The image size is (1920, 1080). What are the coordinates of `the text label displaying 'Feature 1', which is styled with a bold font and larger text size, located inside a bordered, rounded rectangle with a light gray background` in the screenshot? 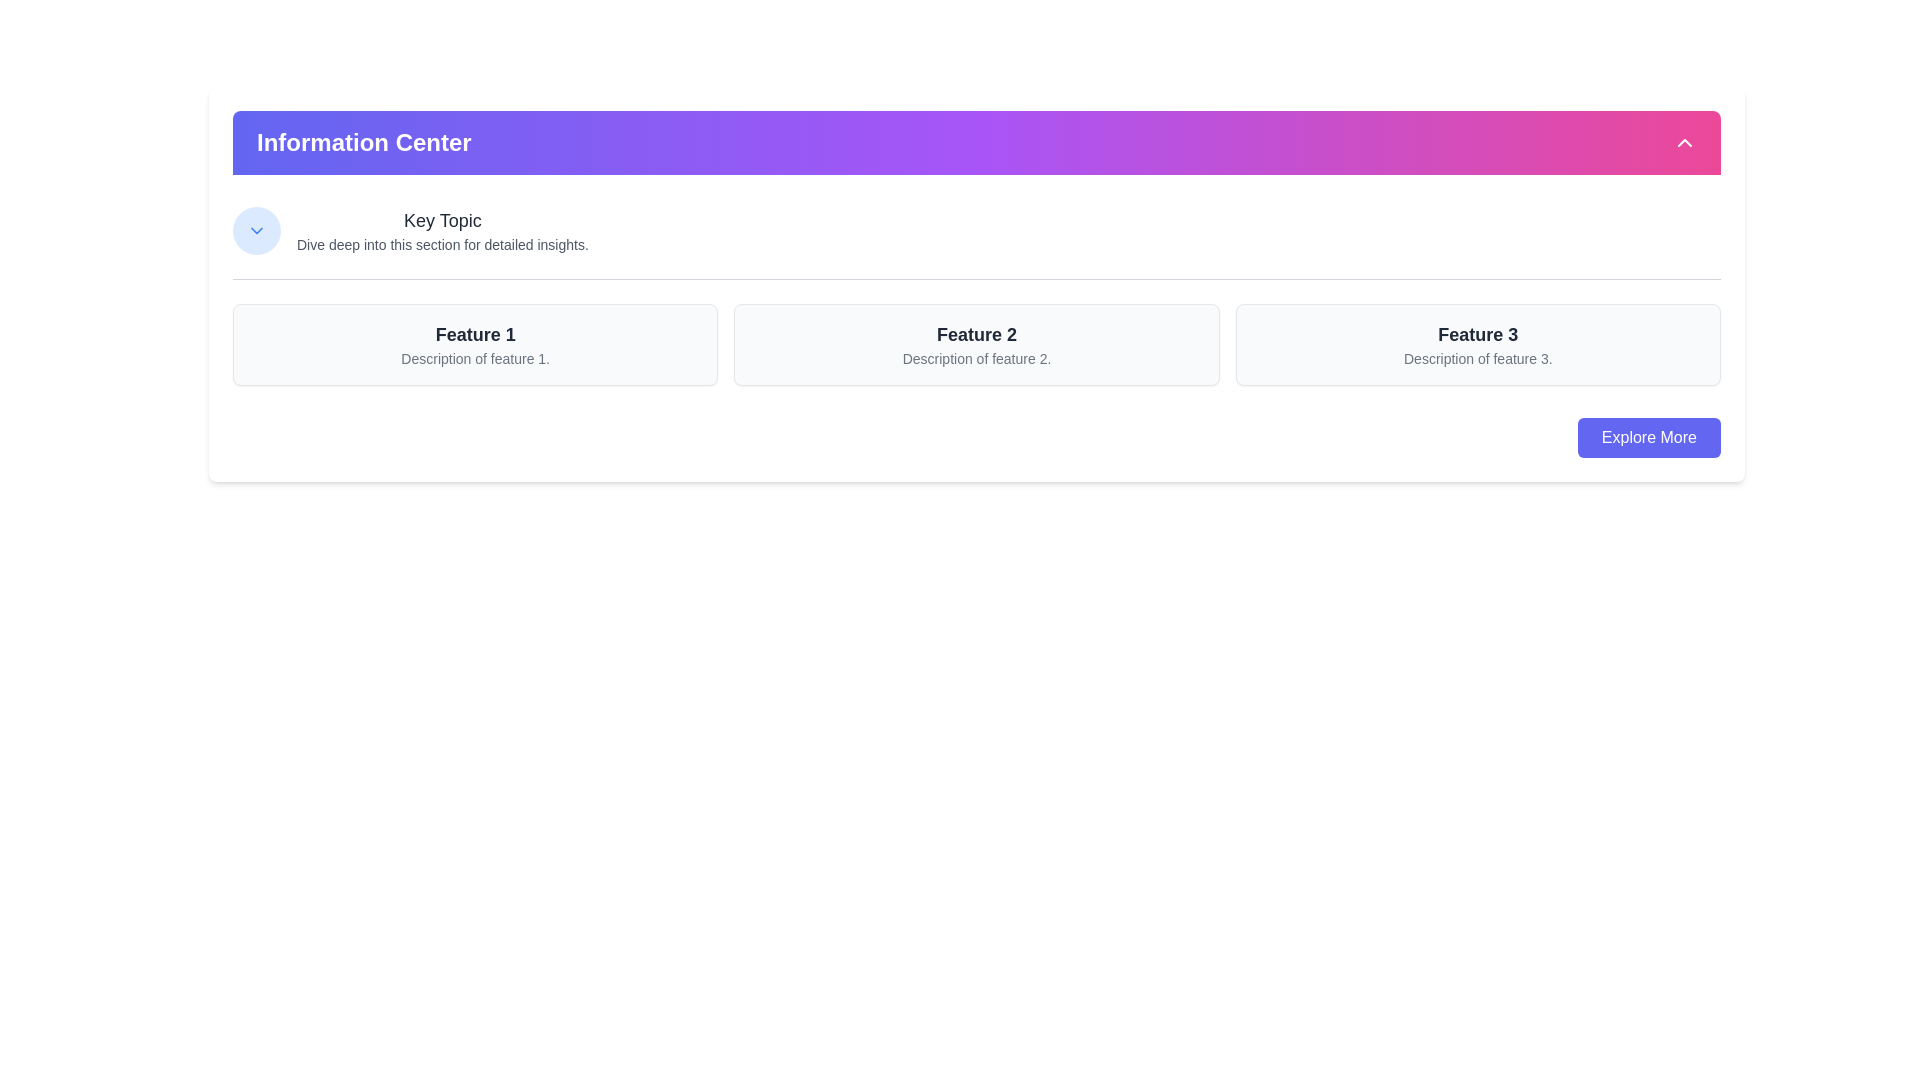 It's located at (474, 334).